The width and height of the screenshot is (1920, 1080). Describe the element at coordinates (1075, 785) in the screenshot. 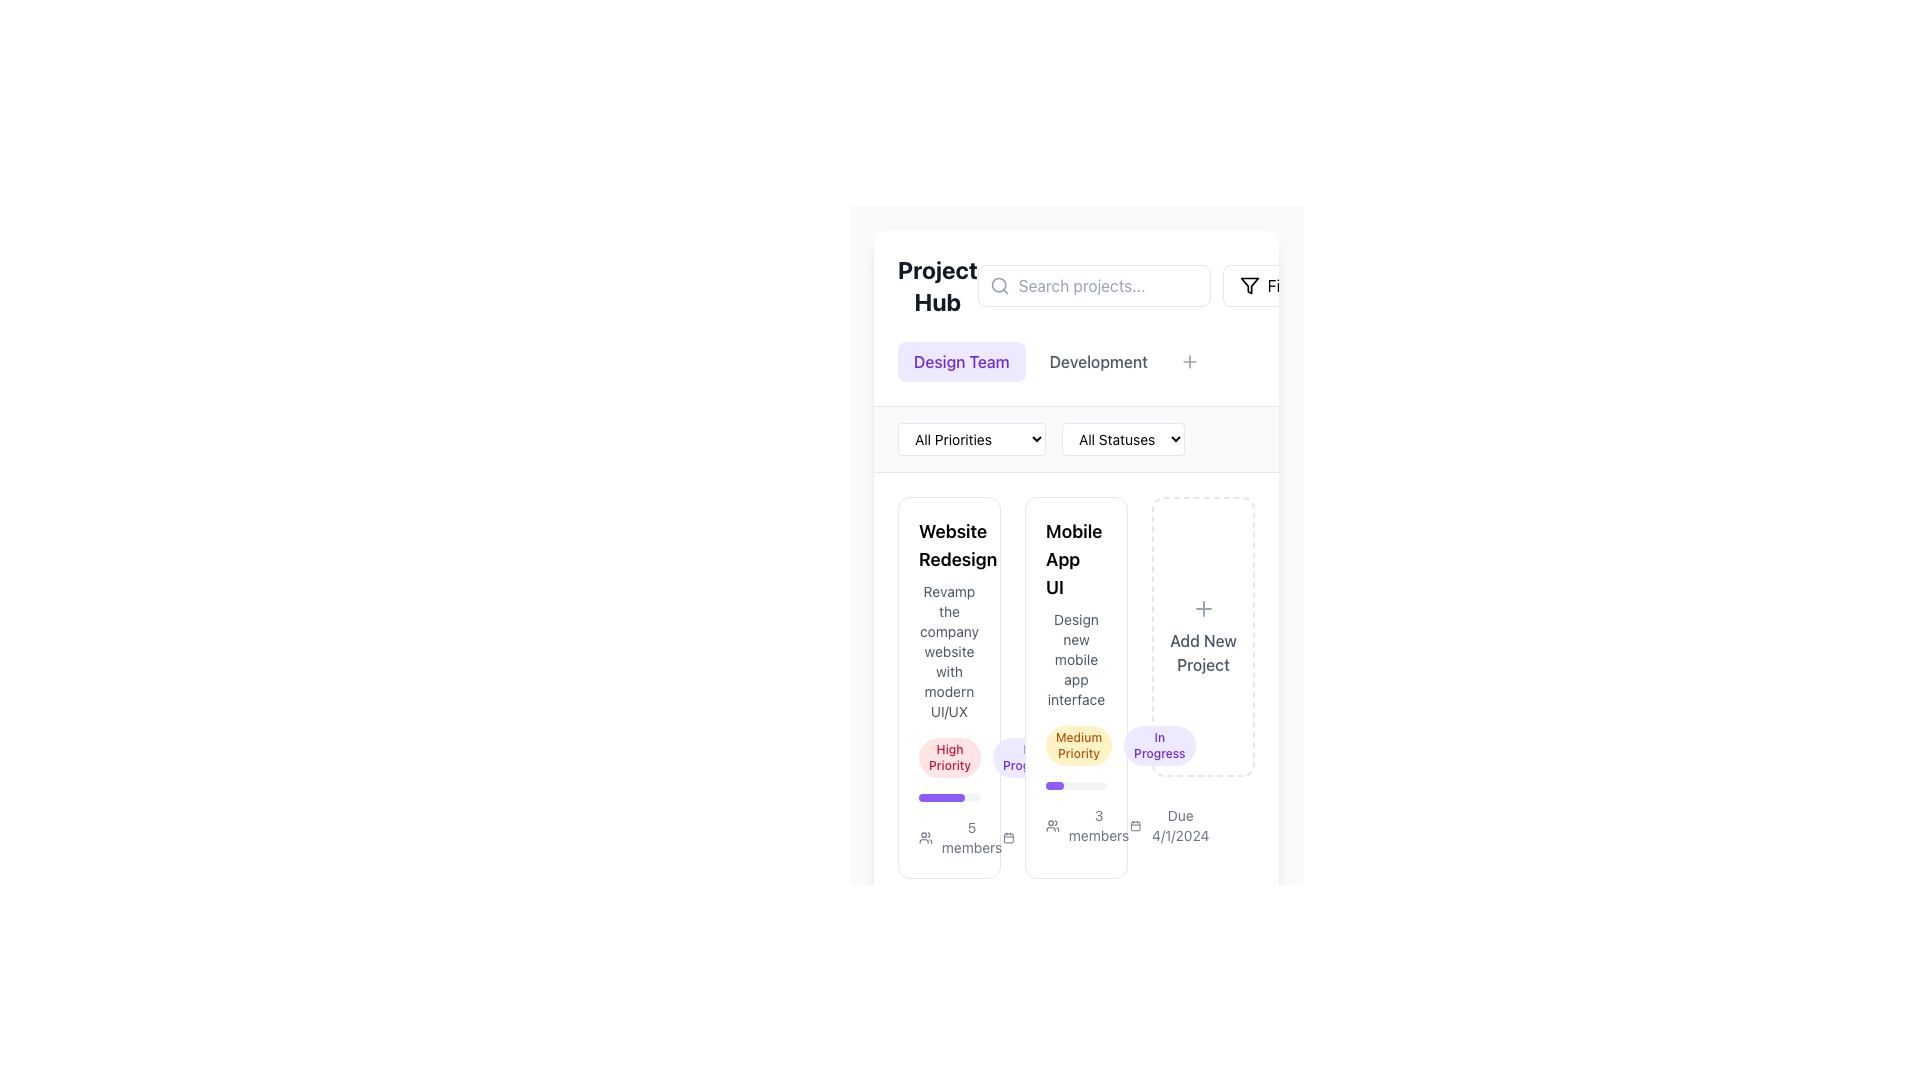

I see `the progress status of the thin horizontal progress bar with round edges, located below the 'Medium Priority' text and above the '3 members' label in the 'Mobile App UI' section` at that location.